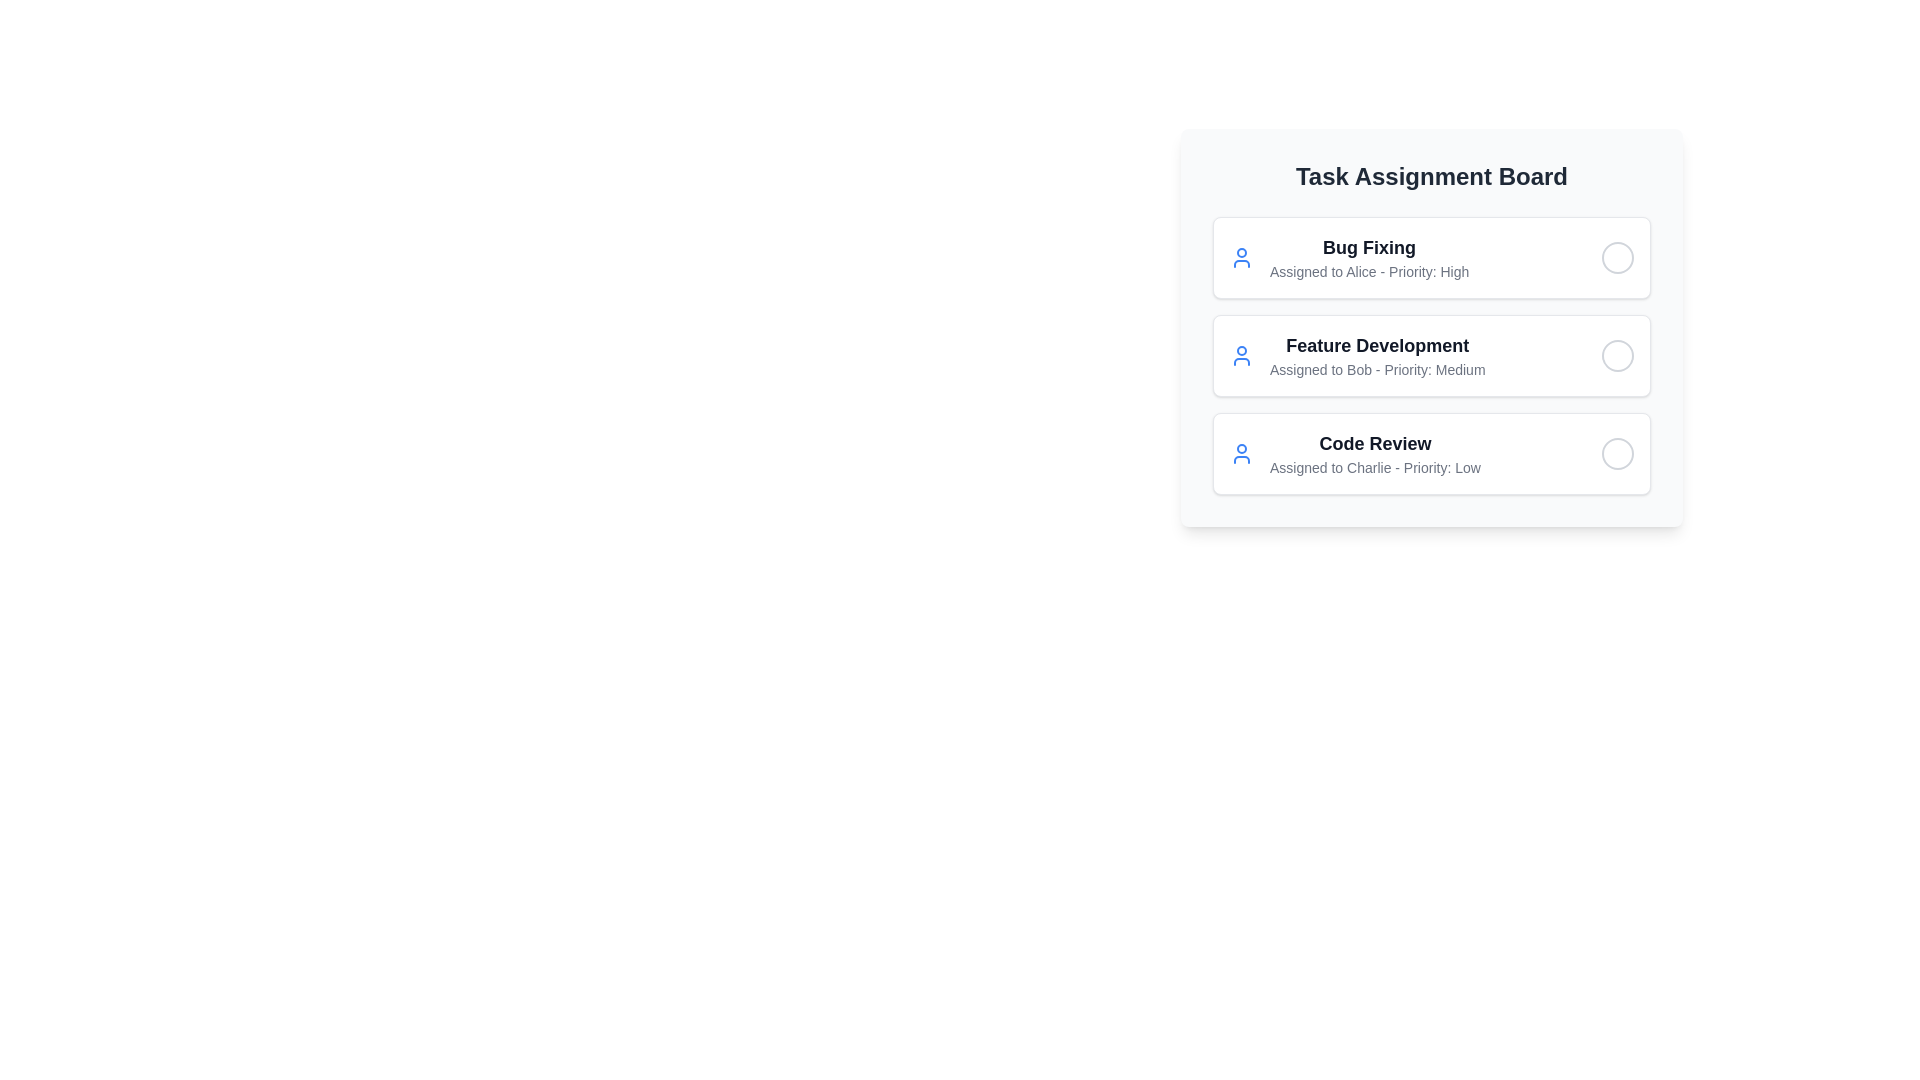  Describe the element at coordinates (1430, 257) in the screenshot. I see `the 'Bug Fixing' task card, which is the topmost element` at that location.